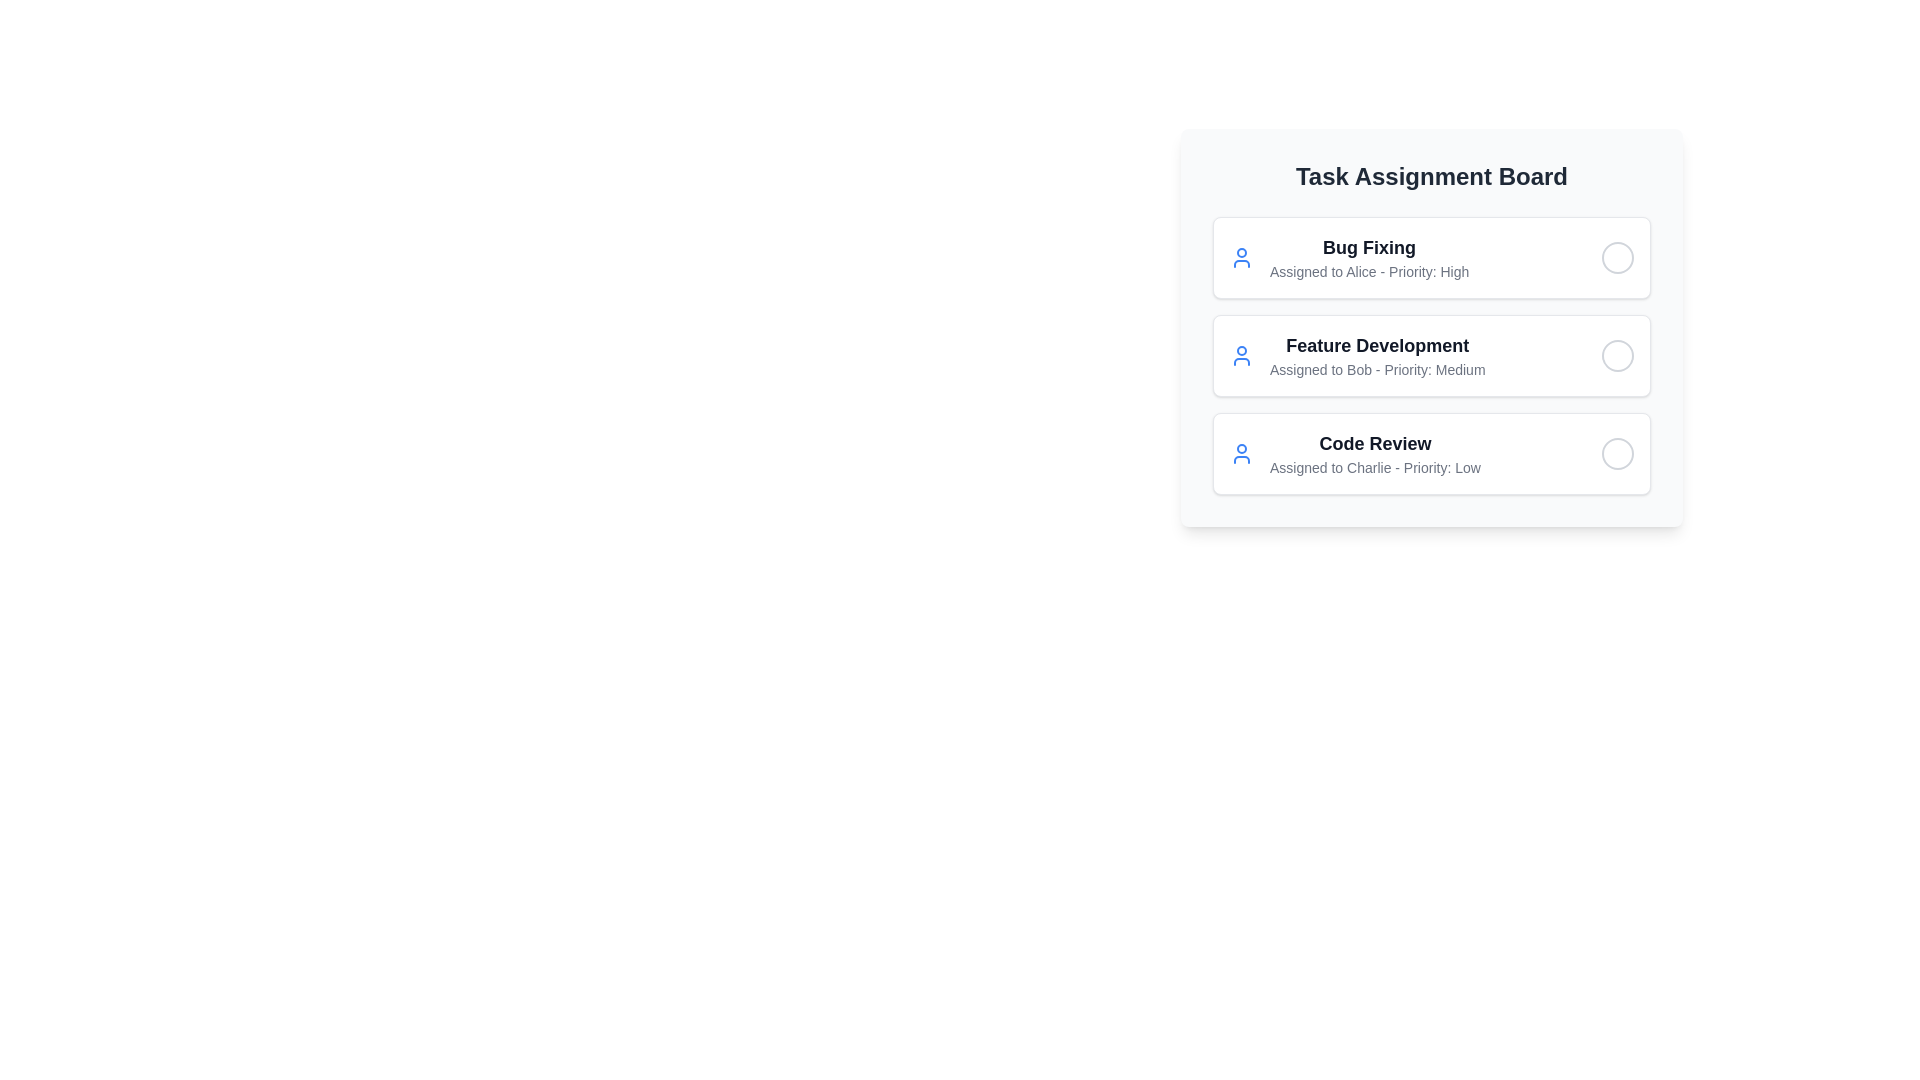  Describe the element at coordinates (1430, 257) in the screenshot. I see `the 'Bug Fixing' task card, which is the topmost element` at that location.